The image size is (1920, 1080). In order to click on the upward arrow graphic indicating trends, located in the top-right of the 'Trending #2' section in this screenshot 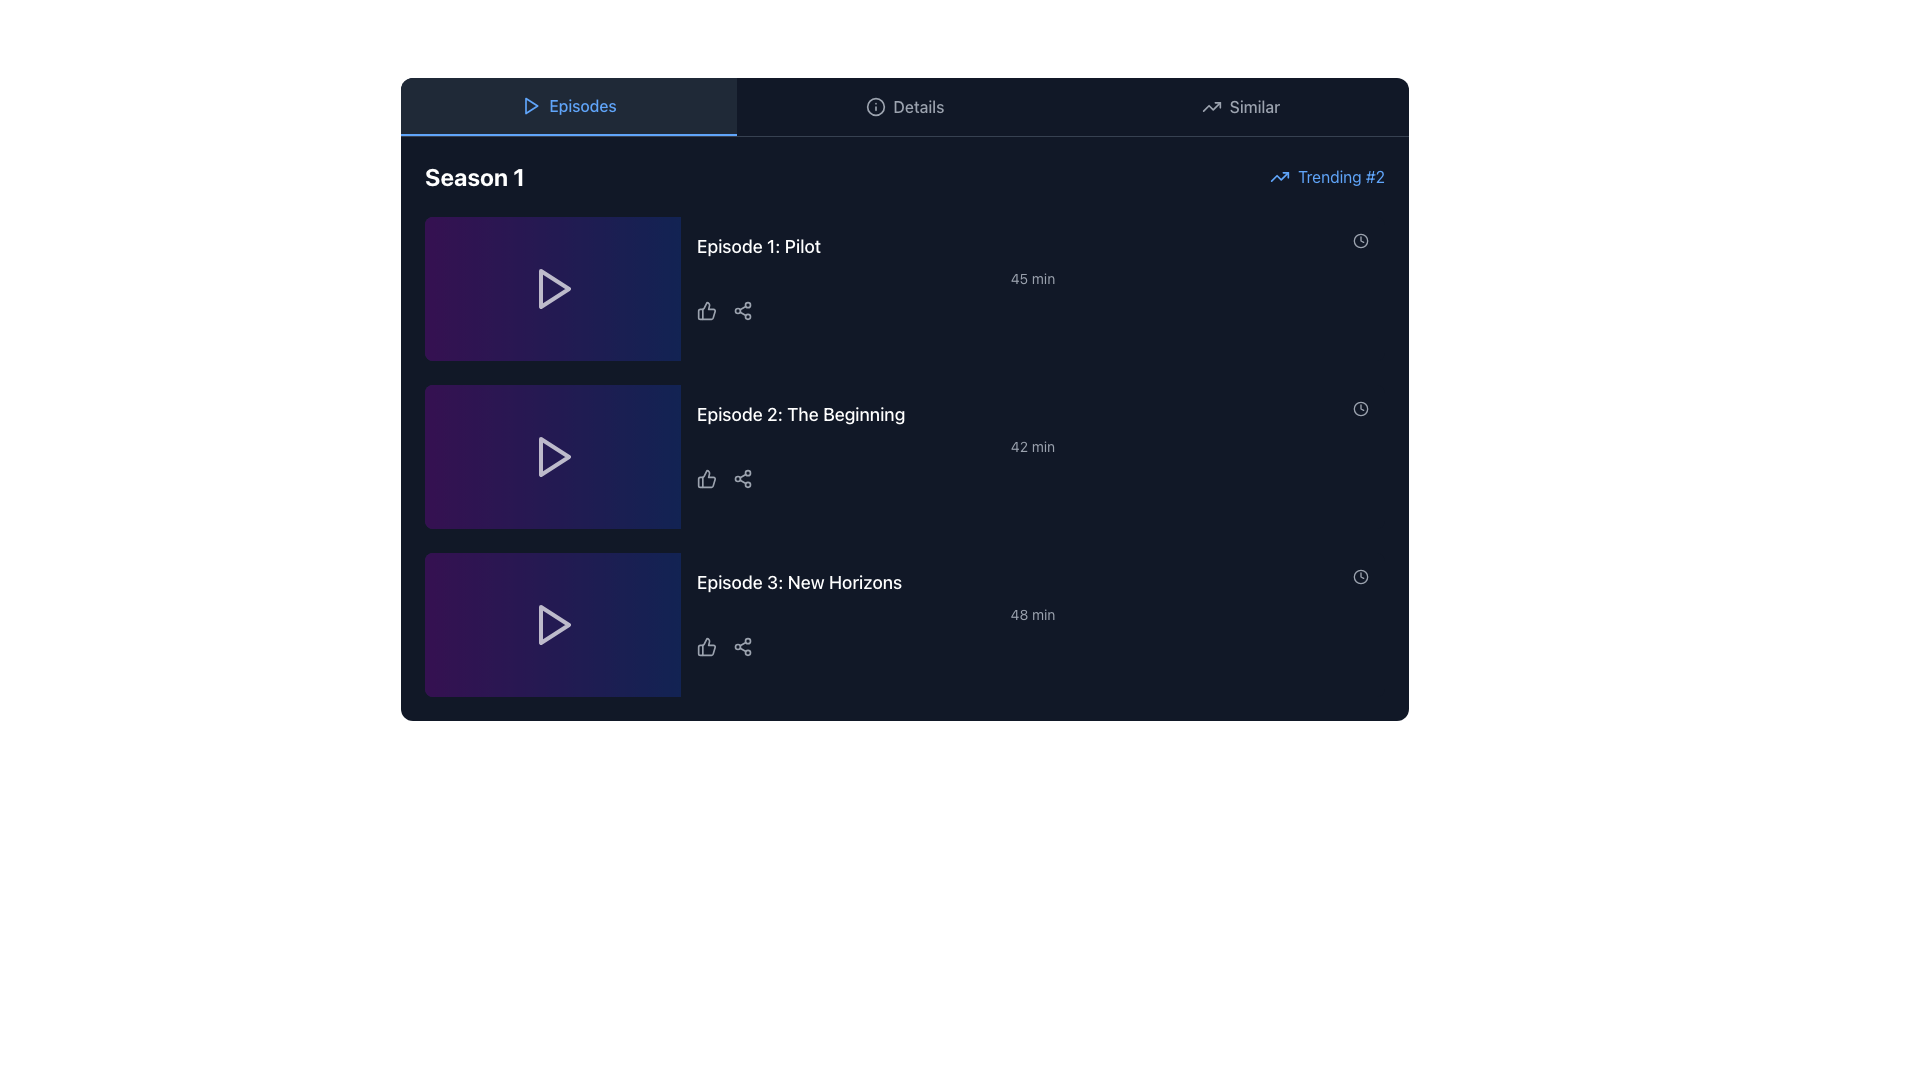, I will do `click(1280, 176)`.